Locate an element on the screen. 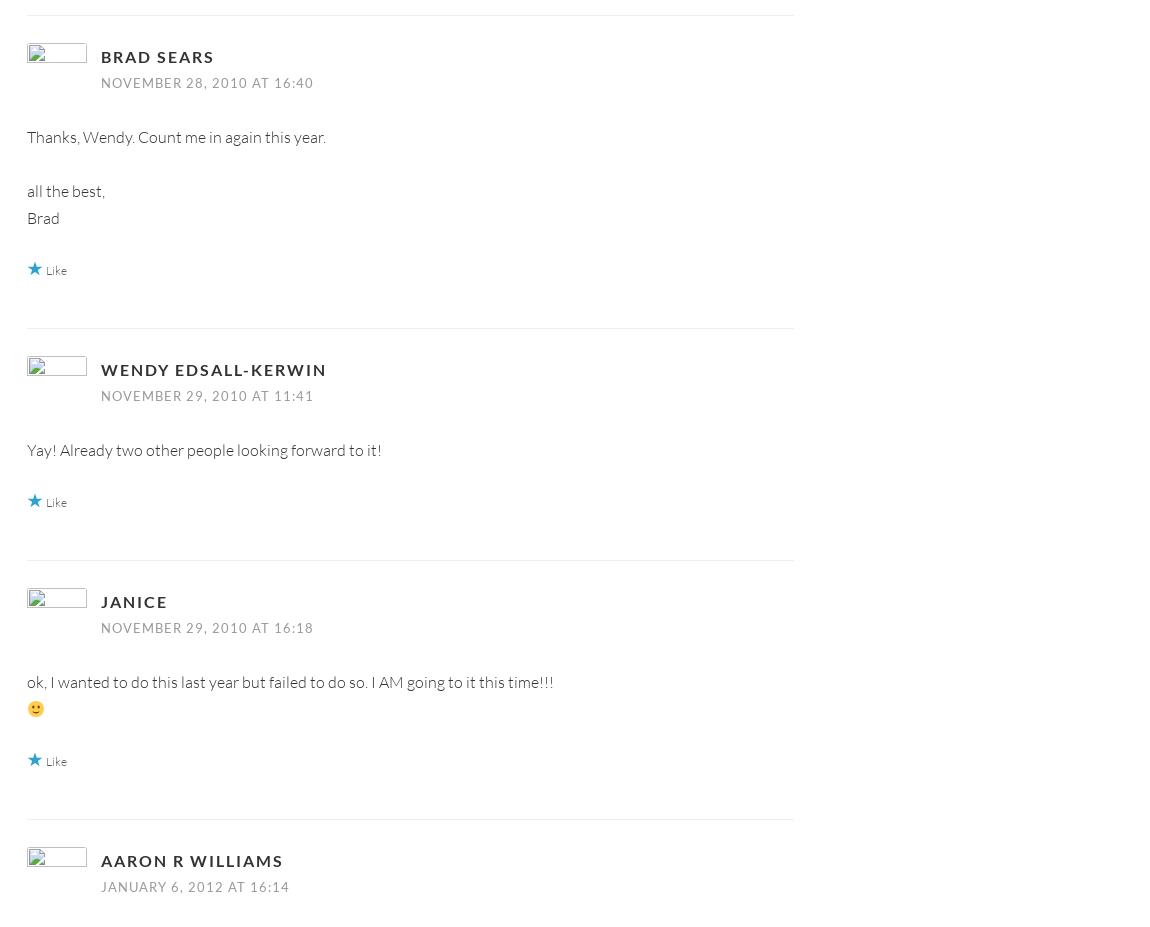 Image resolution: width=1150 pixels, height=927 pixels. 'November 29, 2010 at 11:41' is located at coordinates (206, 393).